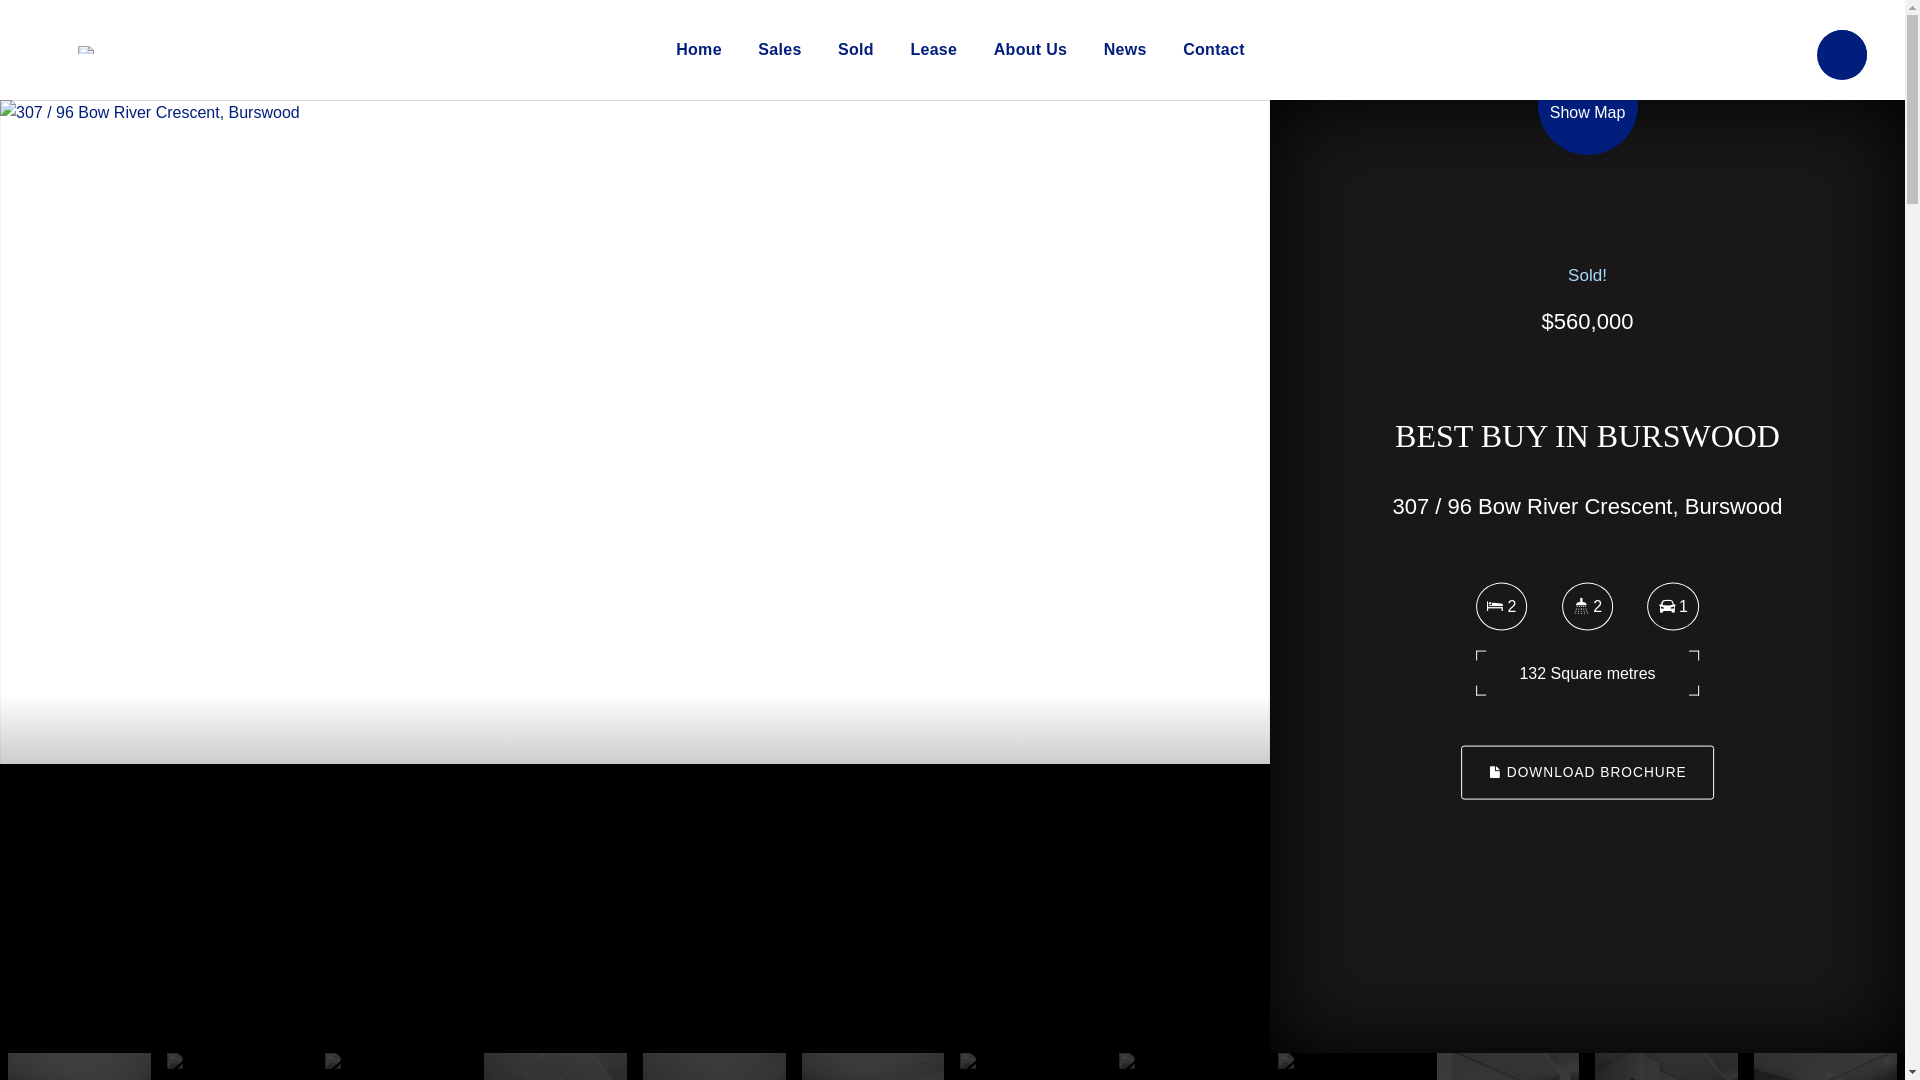 The image size is (1920, 1080). What do you see at coordinates (778, 49) in the screenshot?
I see `'Sales'` at bounding box center [778, 49].